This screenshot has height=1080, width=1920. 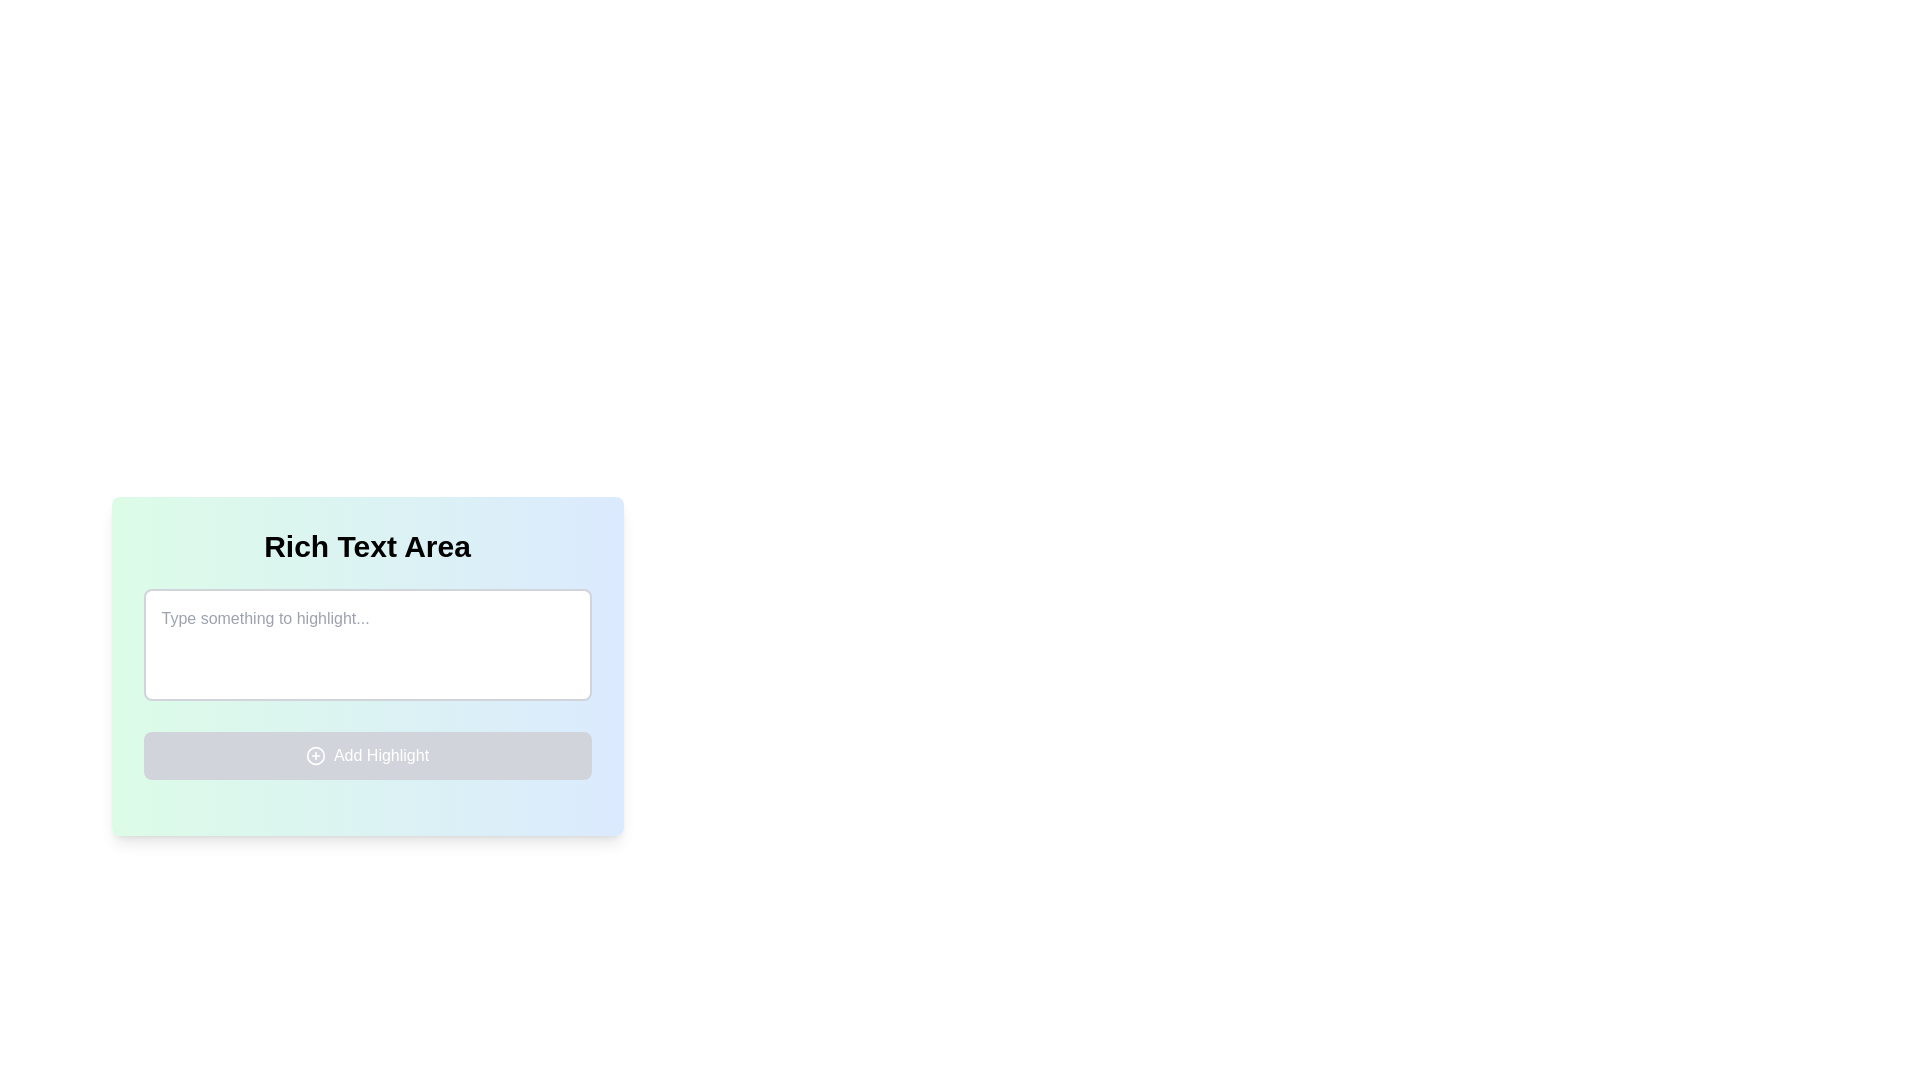 What do you see at coordinates (367, 547) in the screenshot?
I see `the Textual Label that serves as a heading for the textarea input field, located at the upper section of a card-style component with a gradient background` at bounding box center [367, 547].